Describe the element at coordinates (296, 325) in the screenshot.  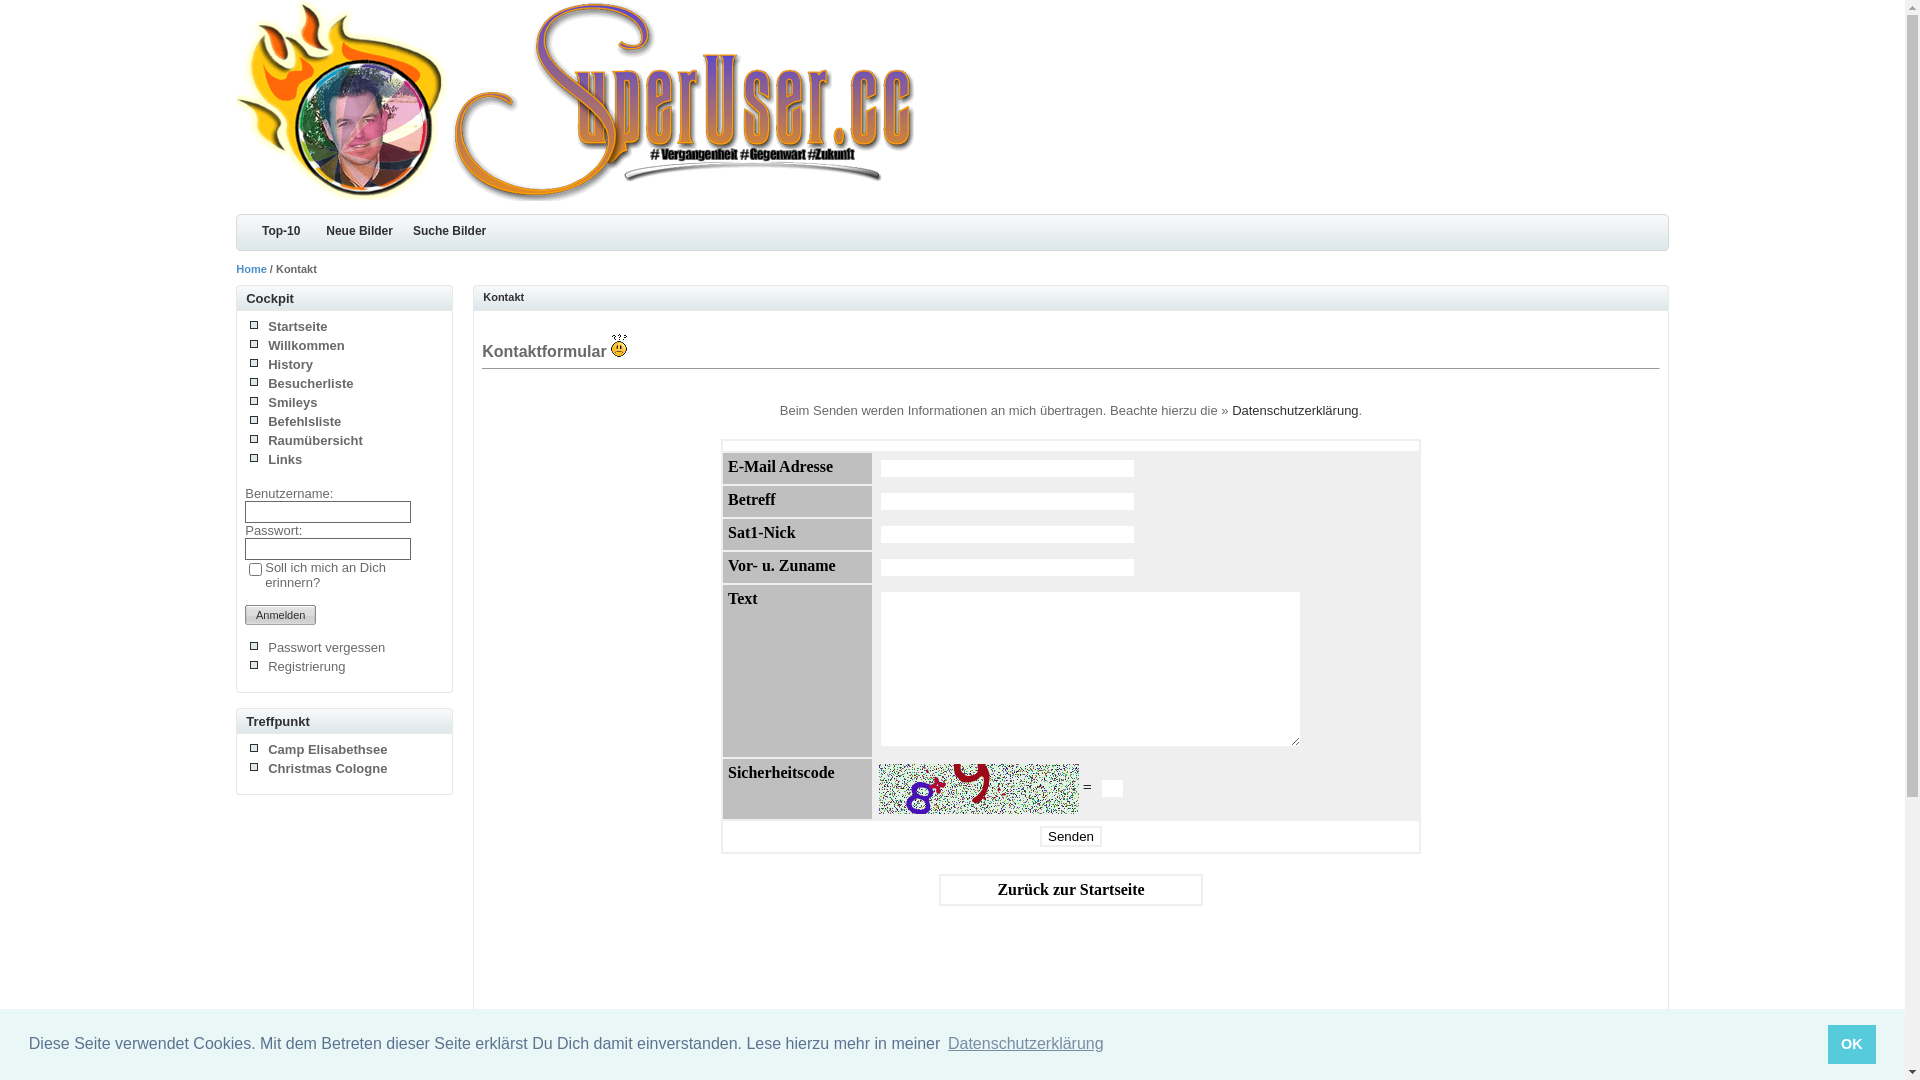
I see `'Startseite'` at that location.